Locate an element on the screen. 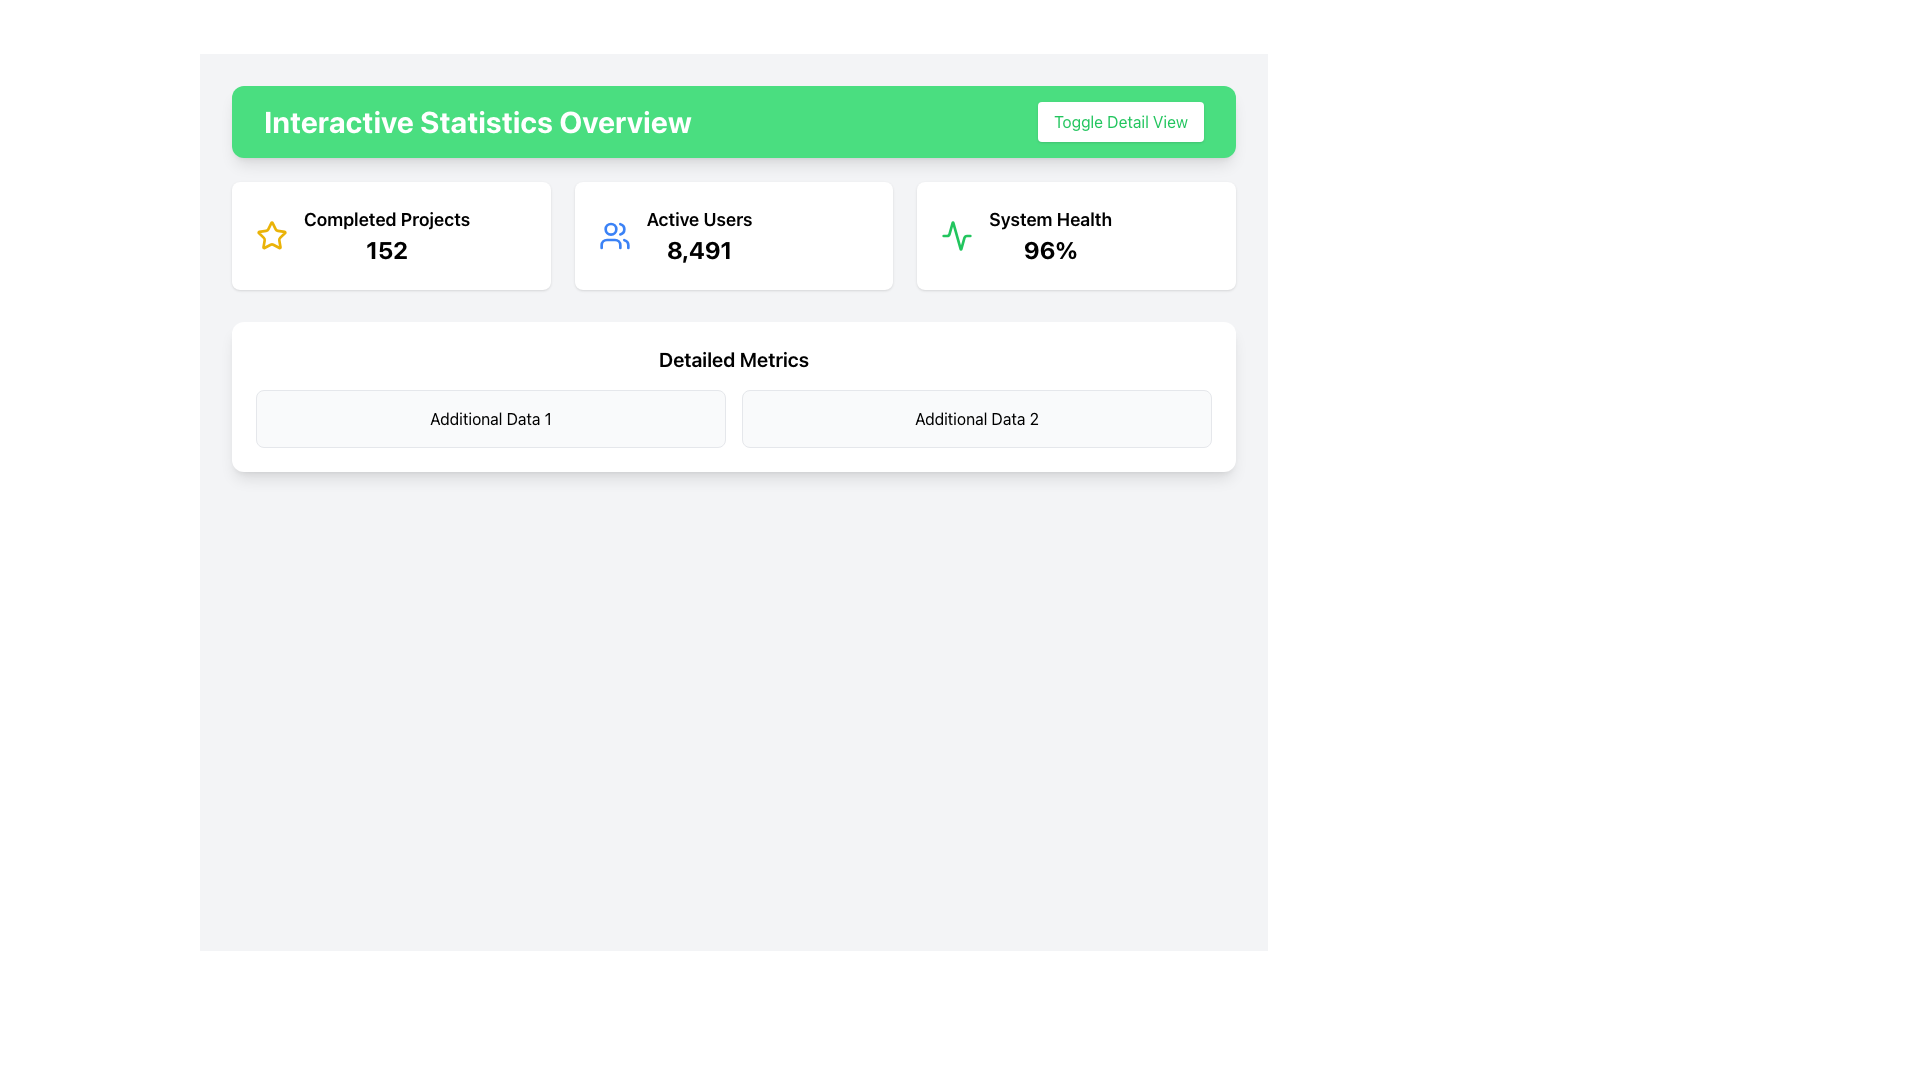 Image resolution: width=1920 pixels, height=1080 pixels. the Text Label that describes the metric '152' in the first card of the statistics overview section, positioned above the numeric label and aligned next to a star icon is located at coordinates (387, 219).